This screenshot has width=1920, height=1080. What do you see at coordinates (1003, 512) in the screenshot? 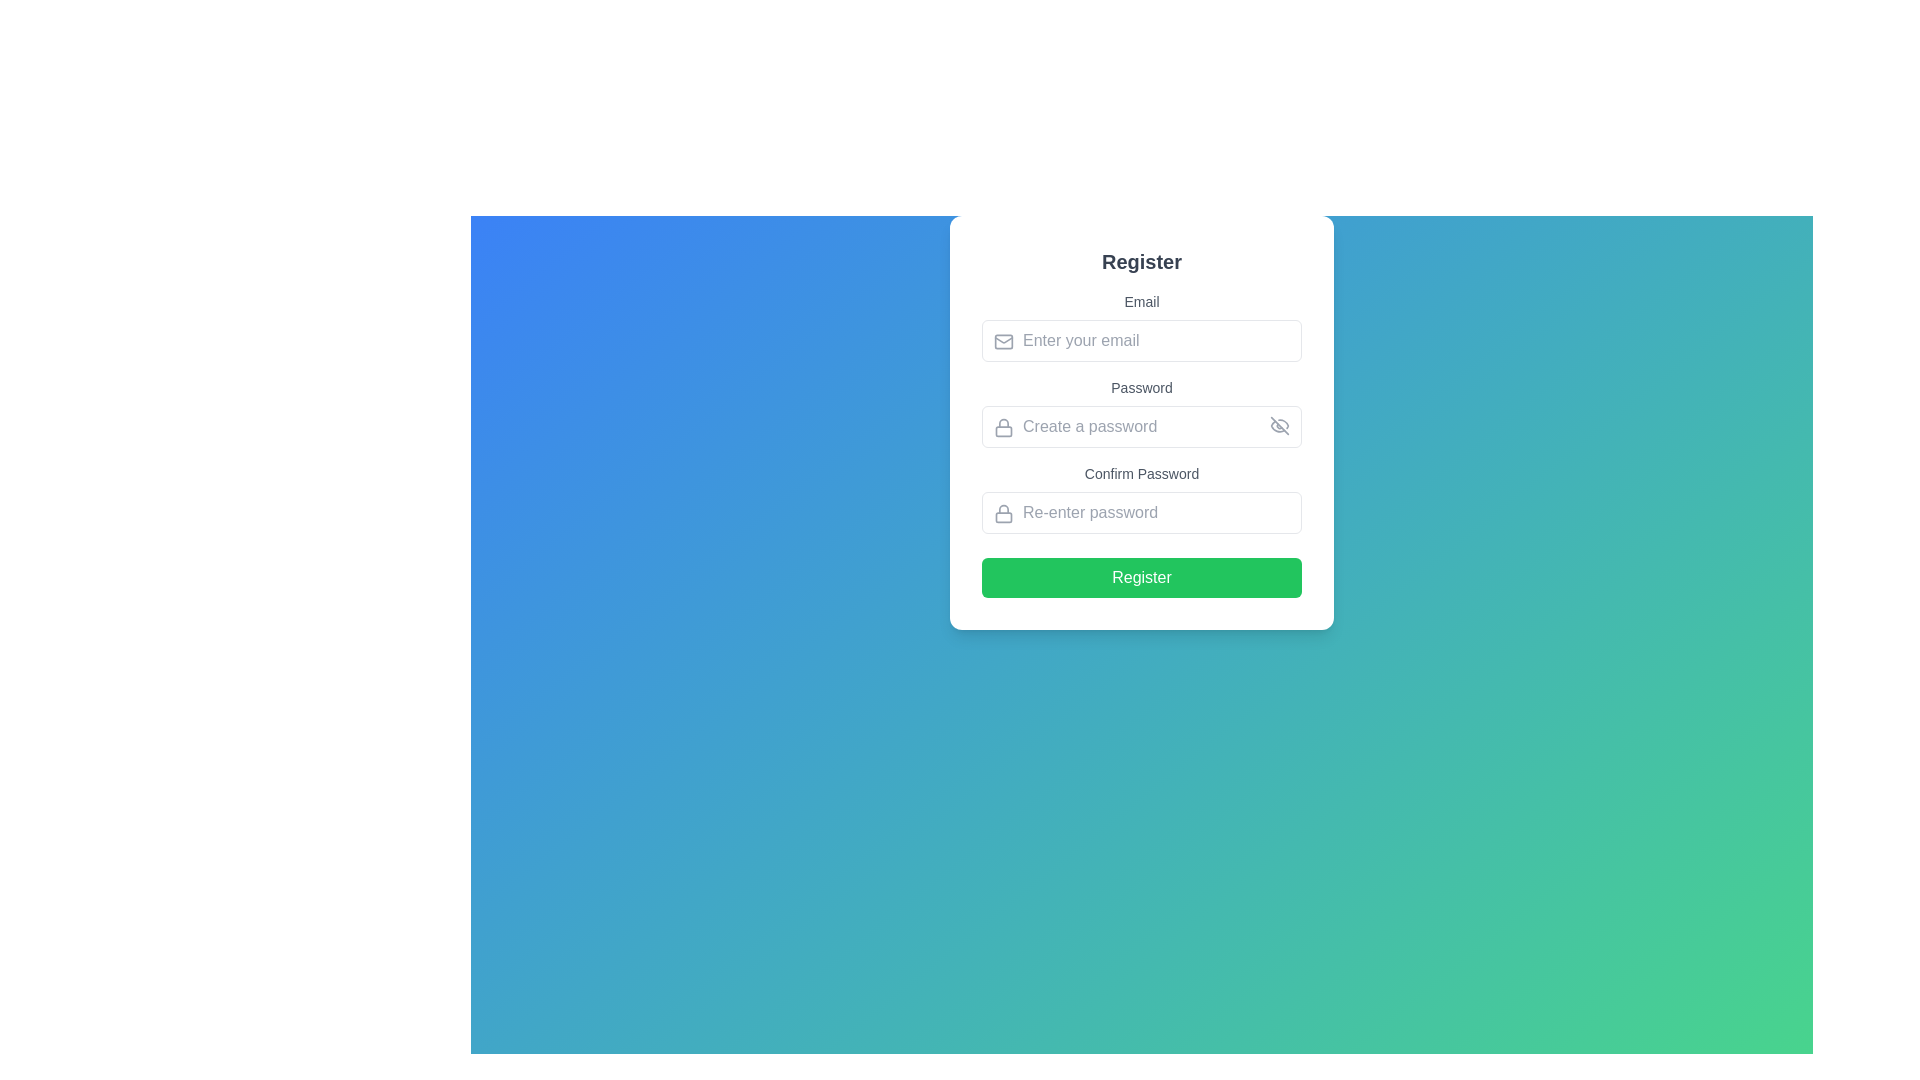
I see `the lock icon indicating the secure nature of the 'Re-enter password' input field, located at the far left of the input box` at bounding box center [1003, 512].